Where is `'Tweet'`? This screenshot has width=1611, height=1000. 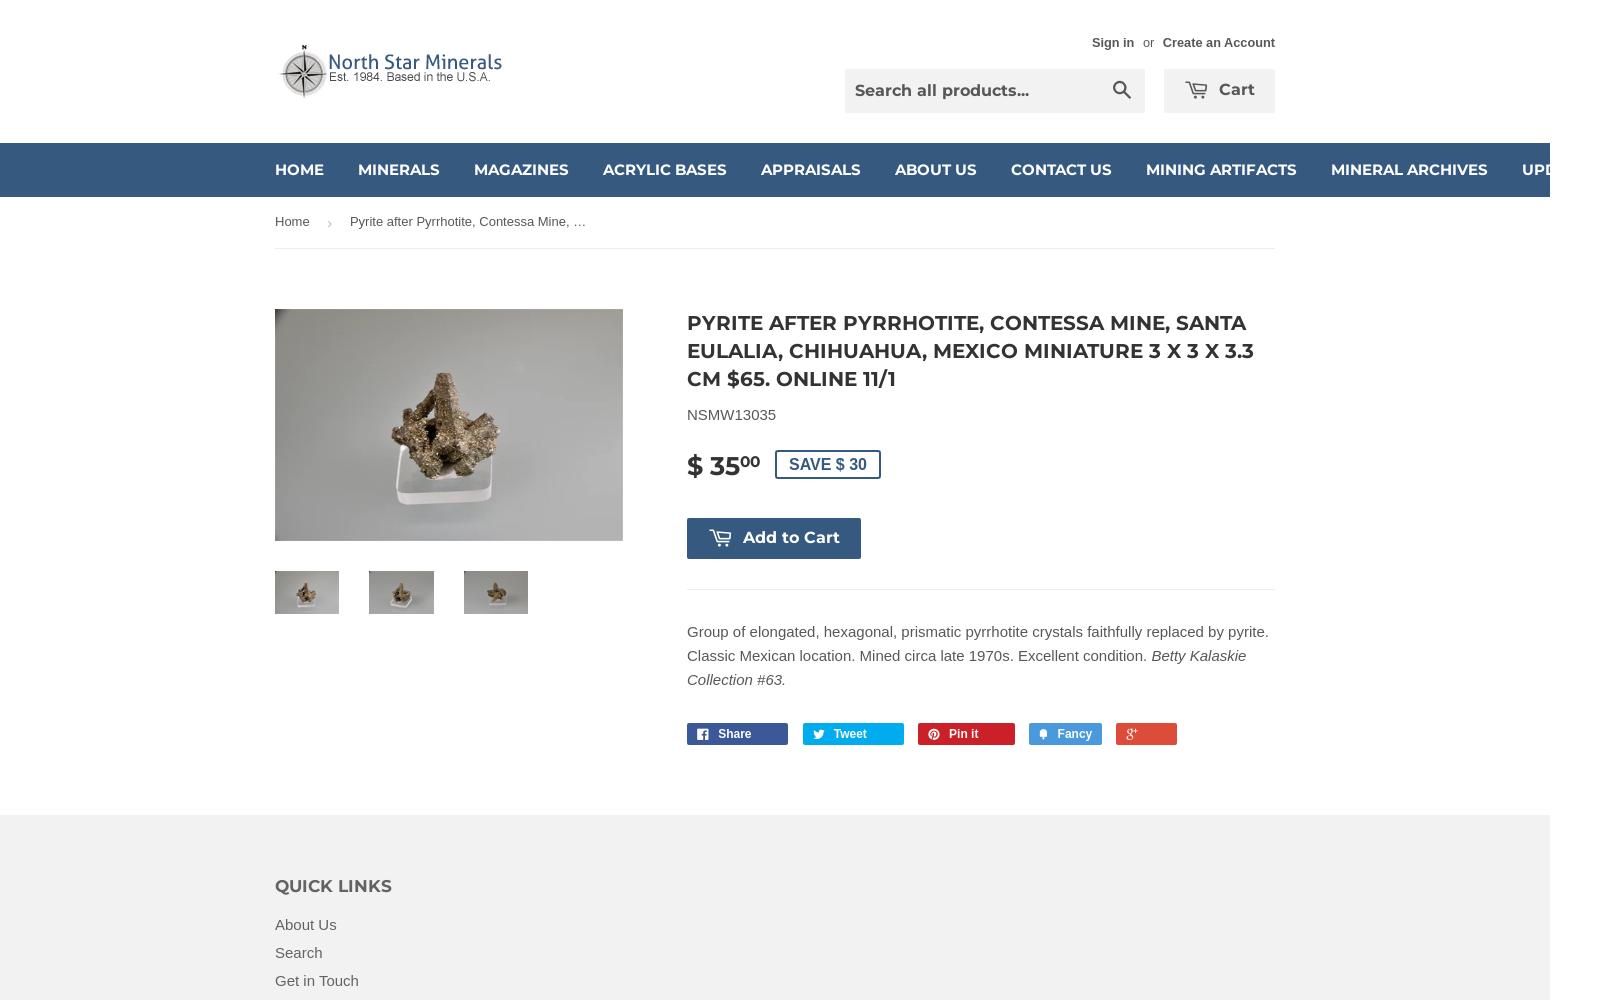
'Tweet' is located at coordinates (832, 732).